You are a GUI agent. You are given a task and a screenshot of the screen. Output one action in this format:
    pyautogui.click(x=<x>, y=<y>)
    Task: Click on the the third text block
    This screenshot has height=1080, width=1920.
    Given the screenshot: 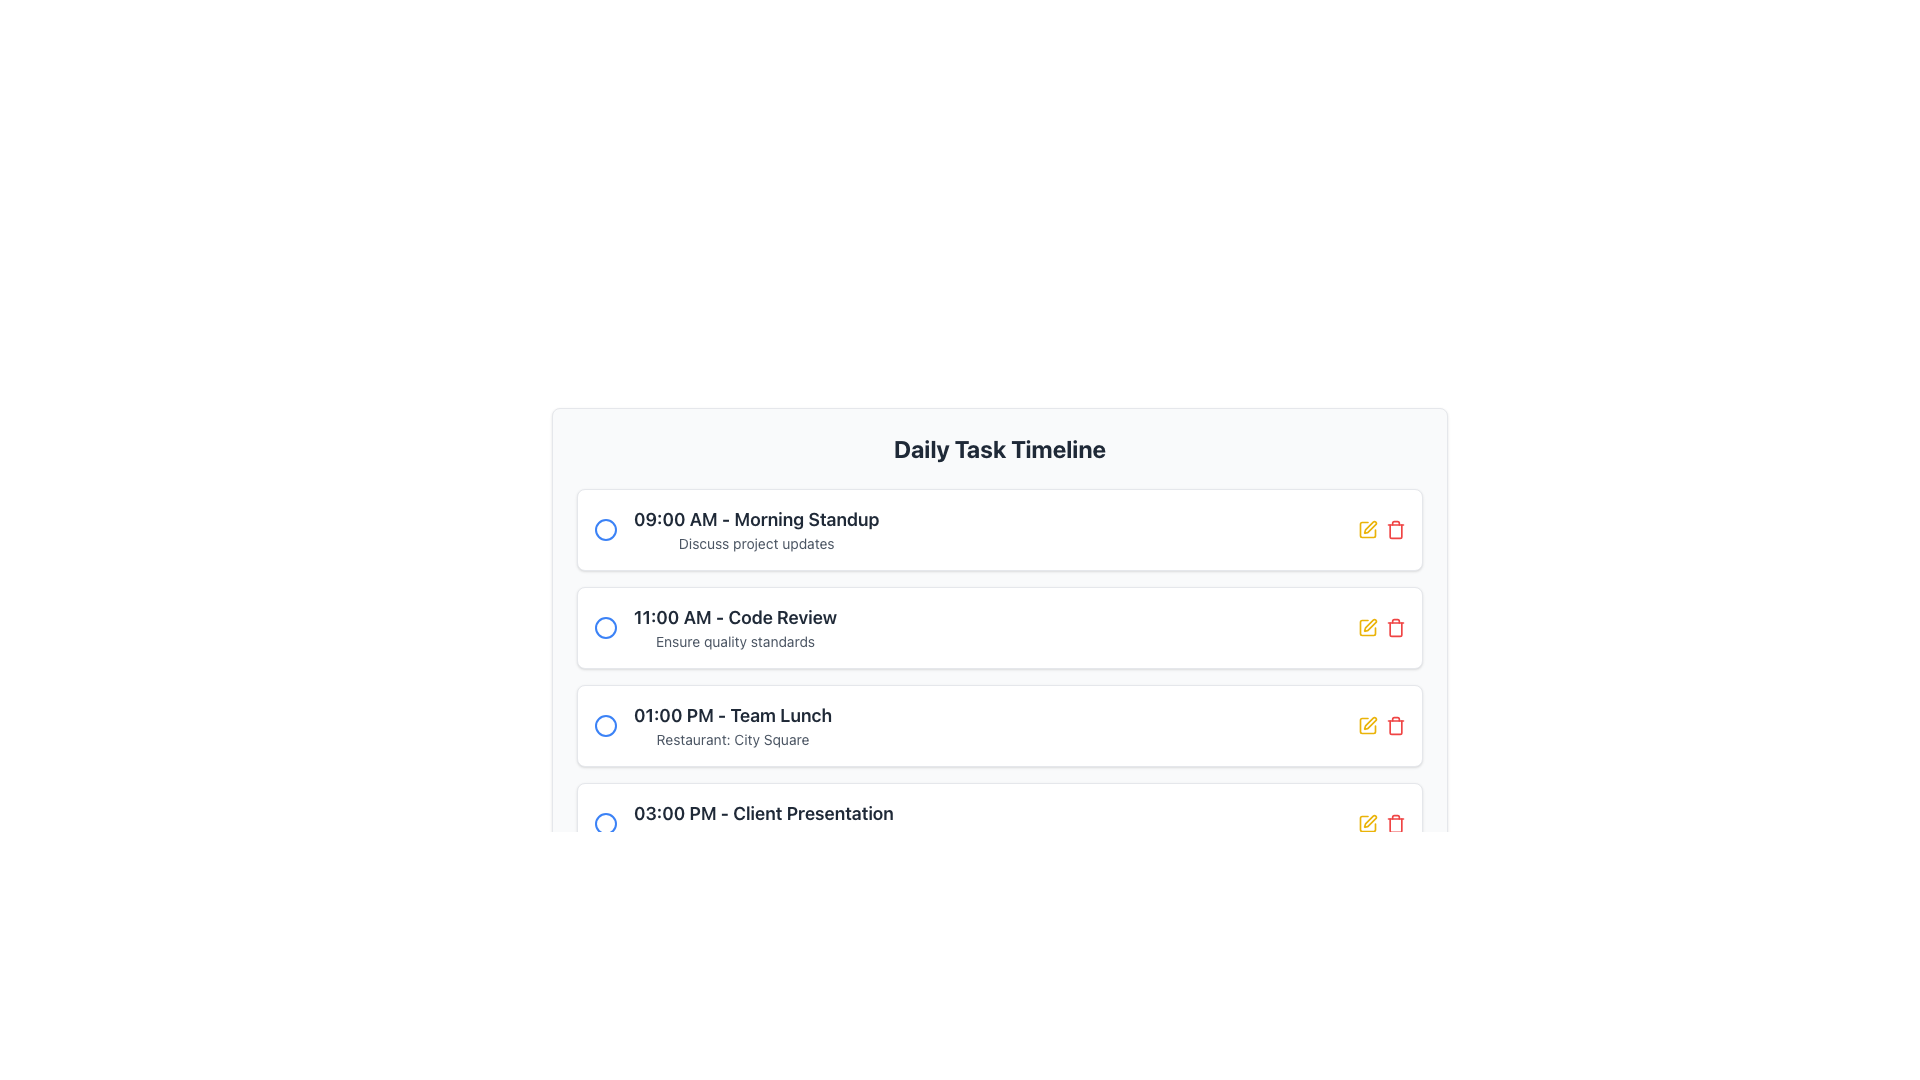 What is the action you would take?
    pyautogui.click(x=732, y=725)
    